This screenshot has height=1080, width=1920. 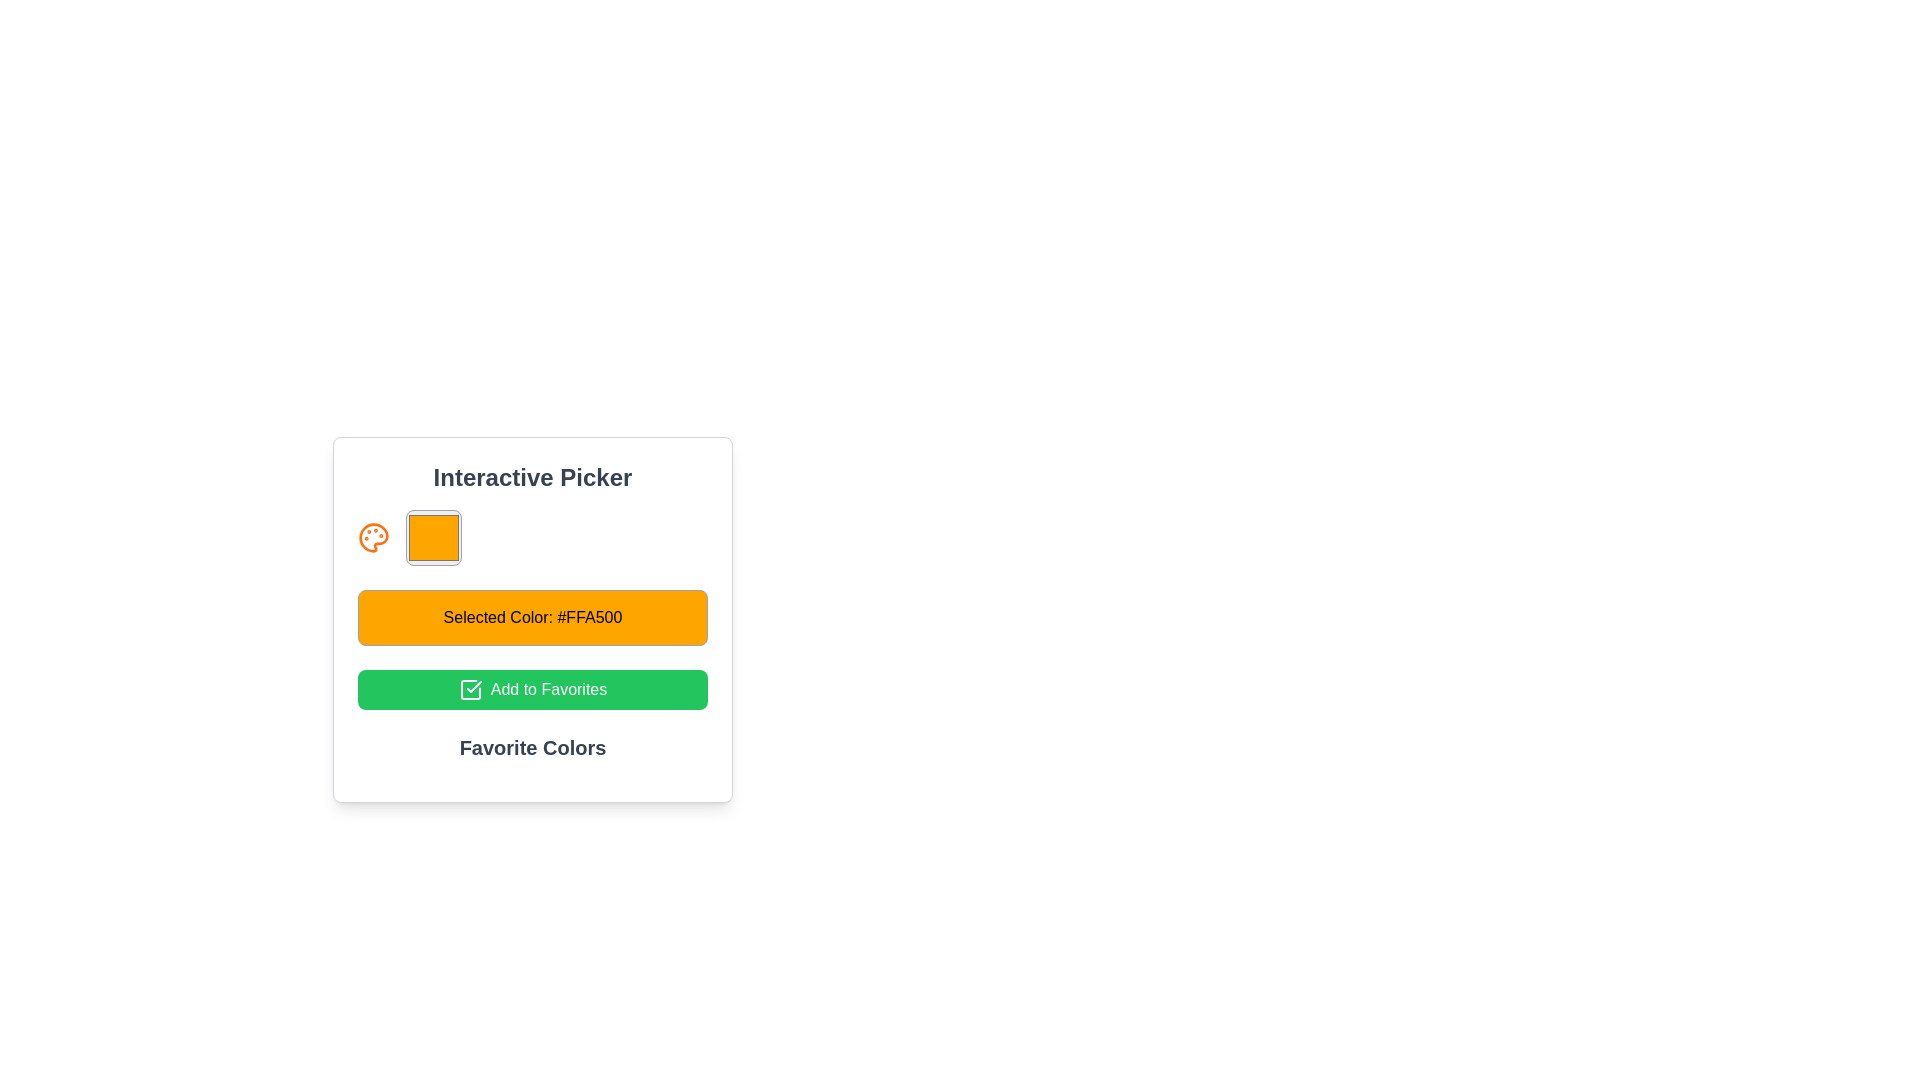 I want to click on the 'Add to Favorites' icon, which is positioned near the left edge of the button labeled 'Add to Favorites', so click(x=469, y=689).